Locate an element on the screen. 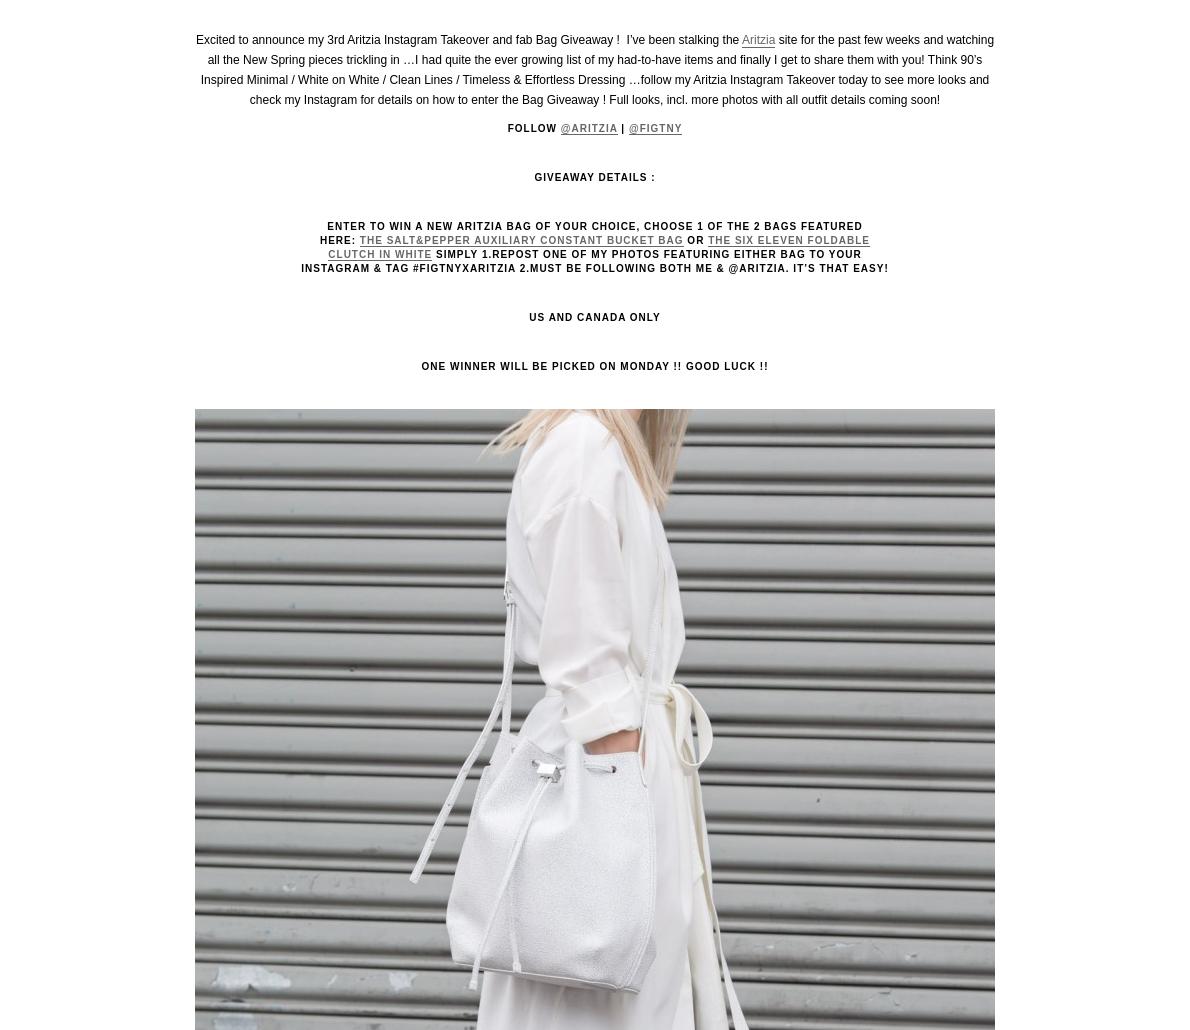 This screenshot has width=1190, height=1030. 'ONE WINNER WILL BE PICKED ON MONDAY !! GOOD LUCK !!' is located at coordinates (421, 366).